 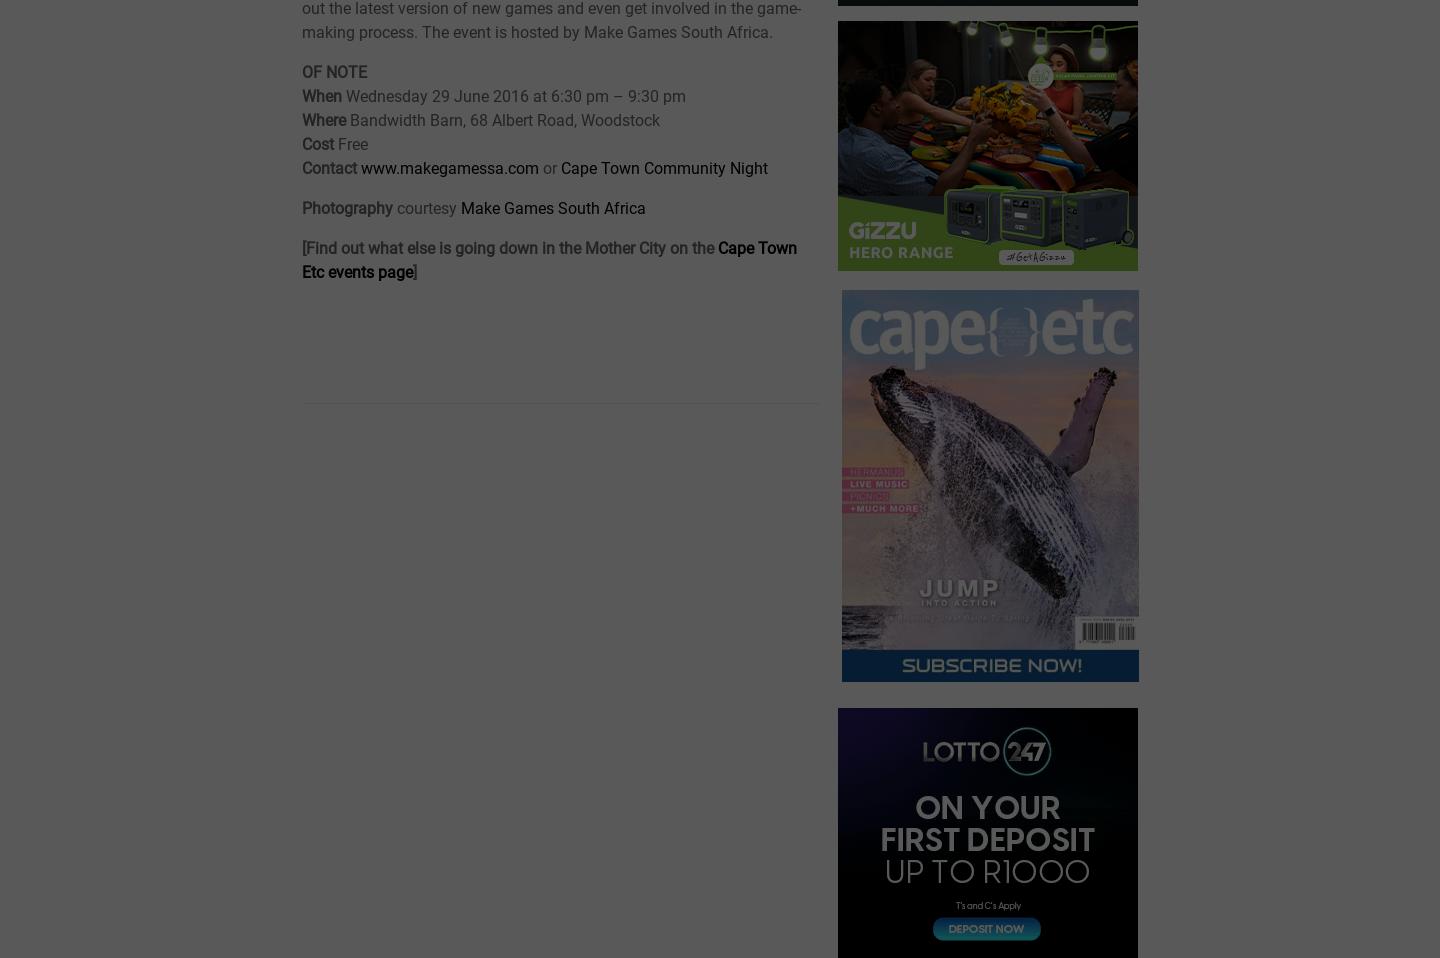 I want to click on 'Wednesday 29 June 2016 at 6:30 pm – 9:30 pm', so click(x=514, y=95).